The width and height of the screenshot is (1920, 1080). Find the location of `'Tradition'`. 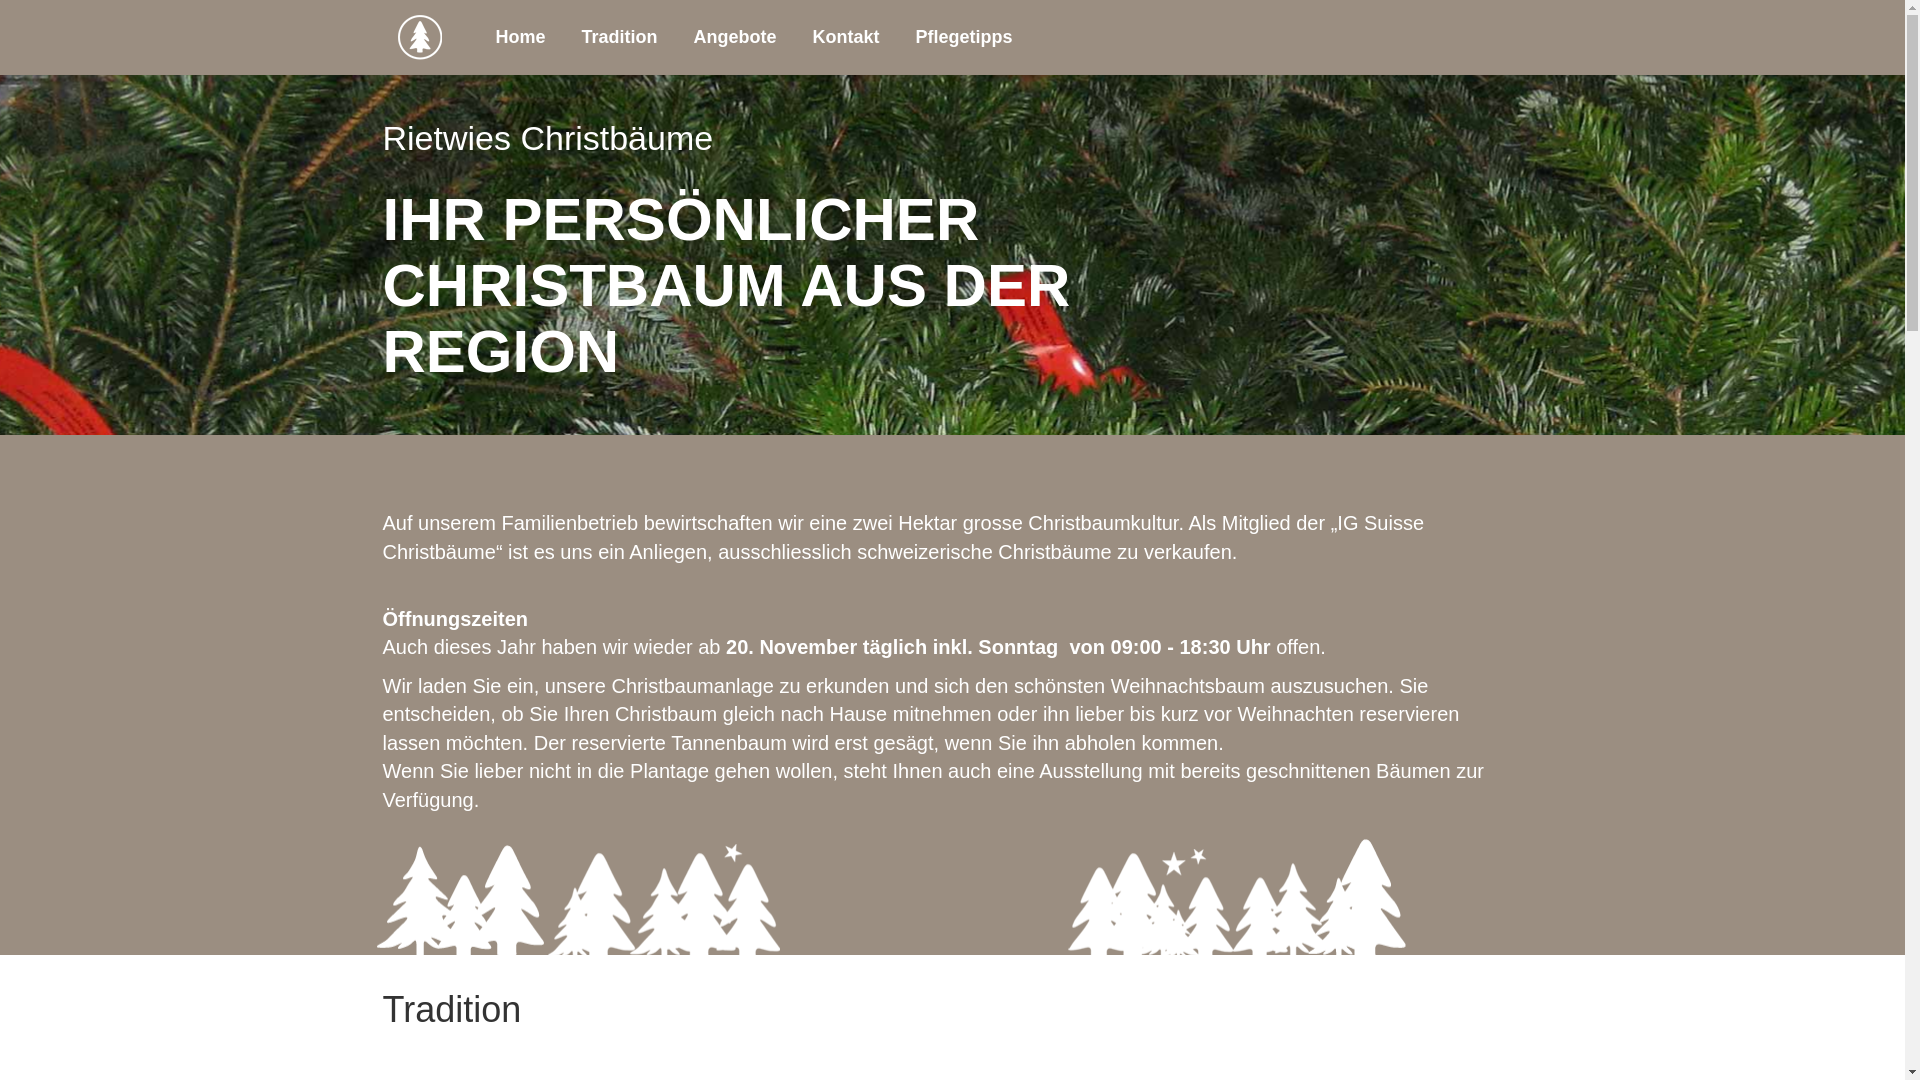

'Tradition' is located at coordinates (563, 37).